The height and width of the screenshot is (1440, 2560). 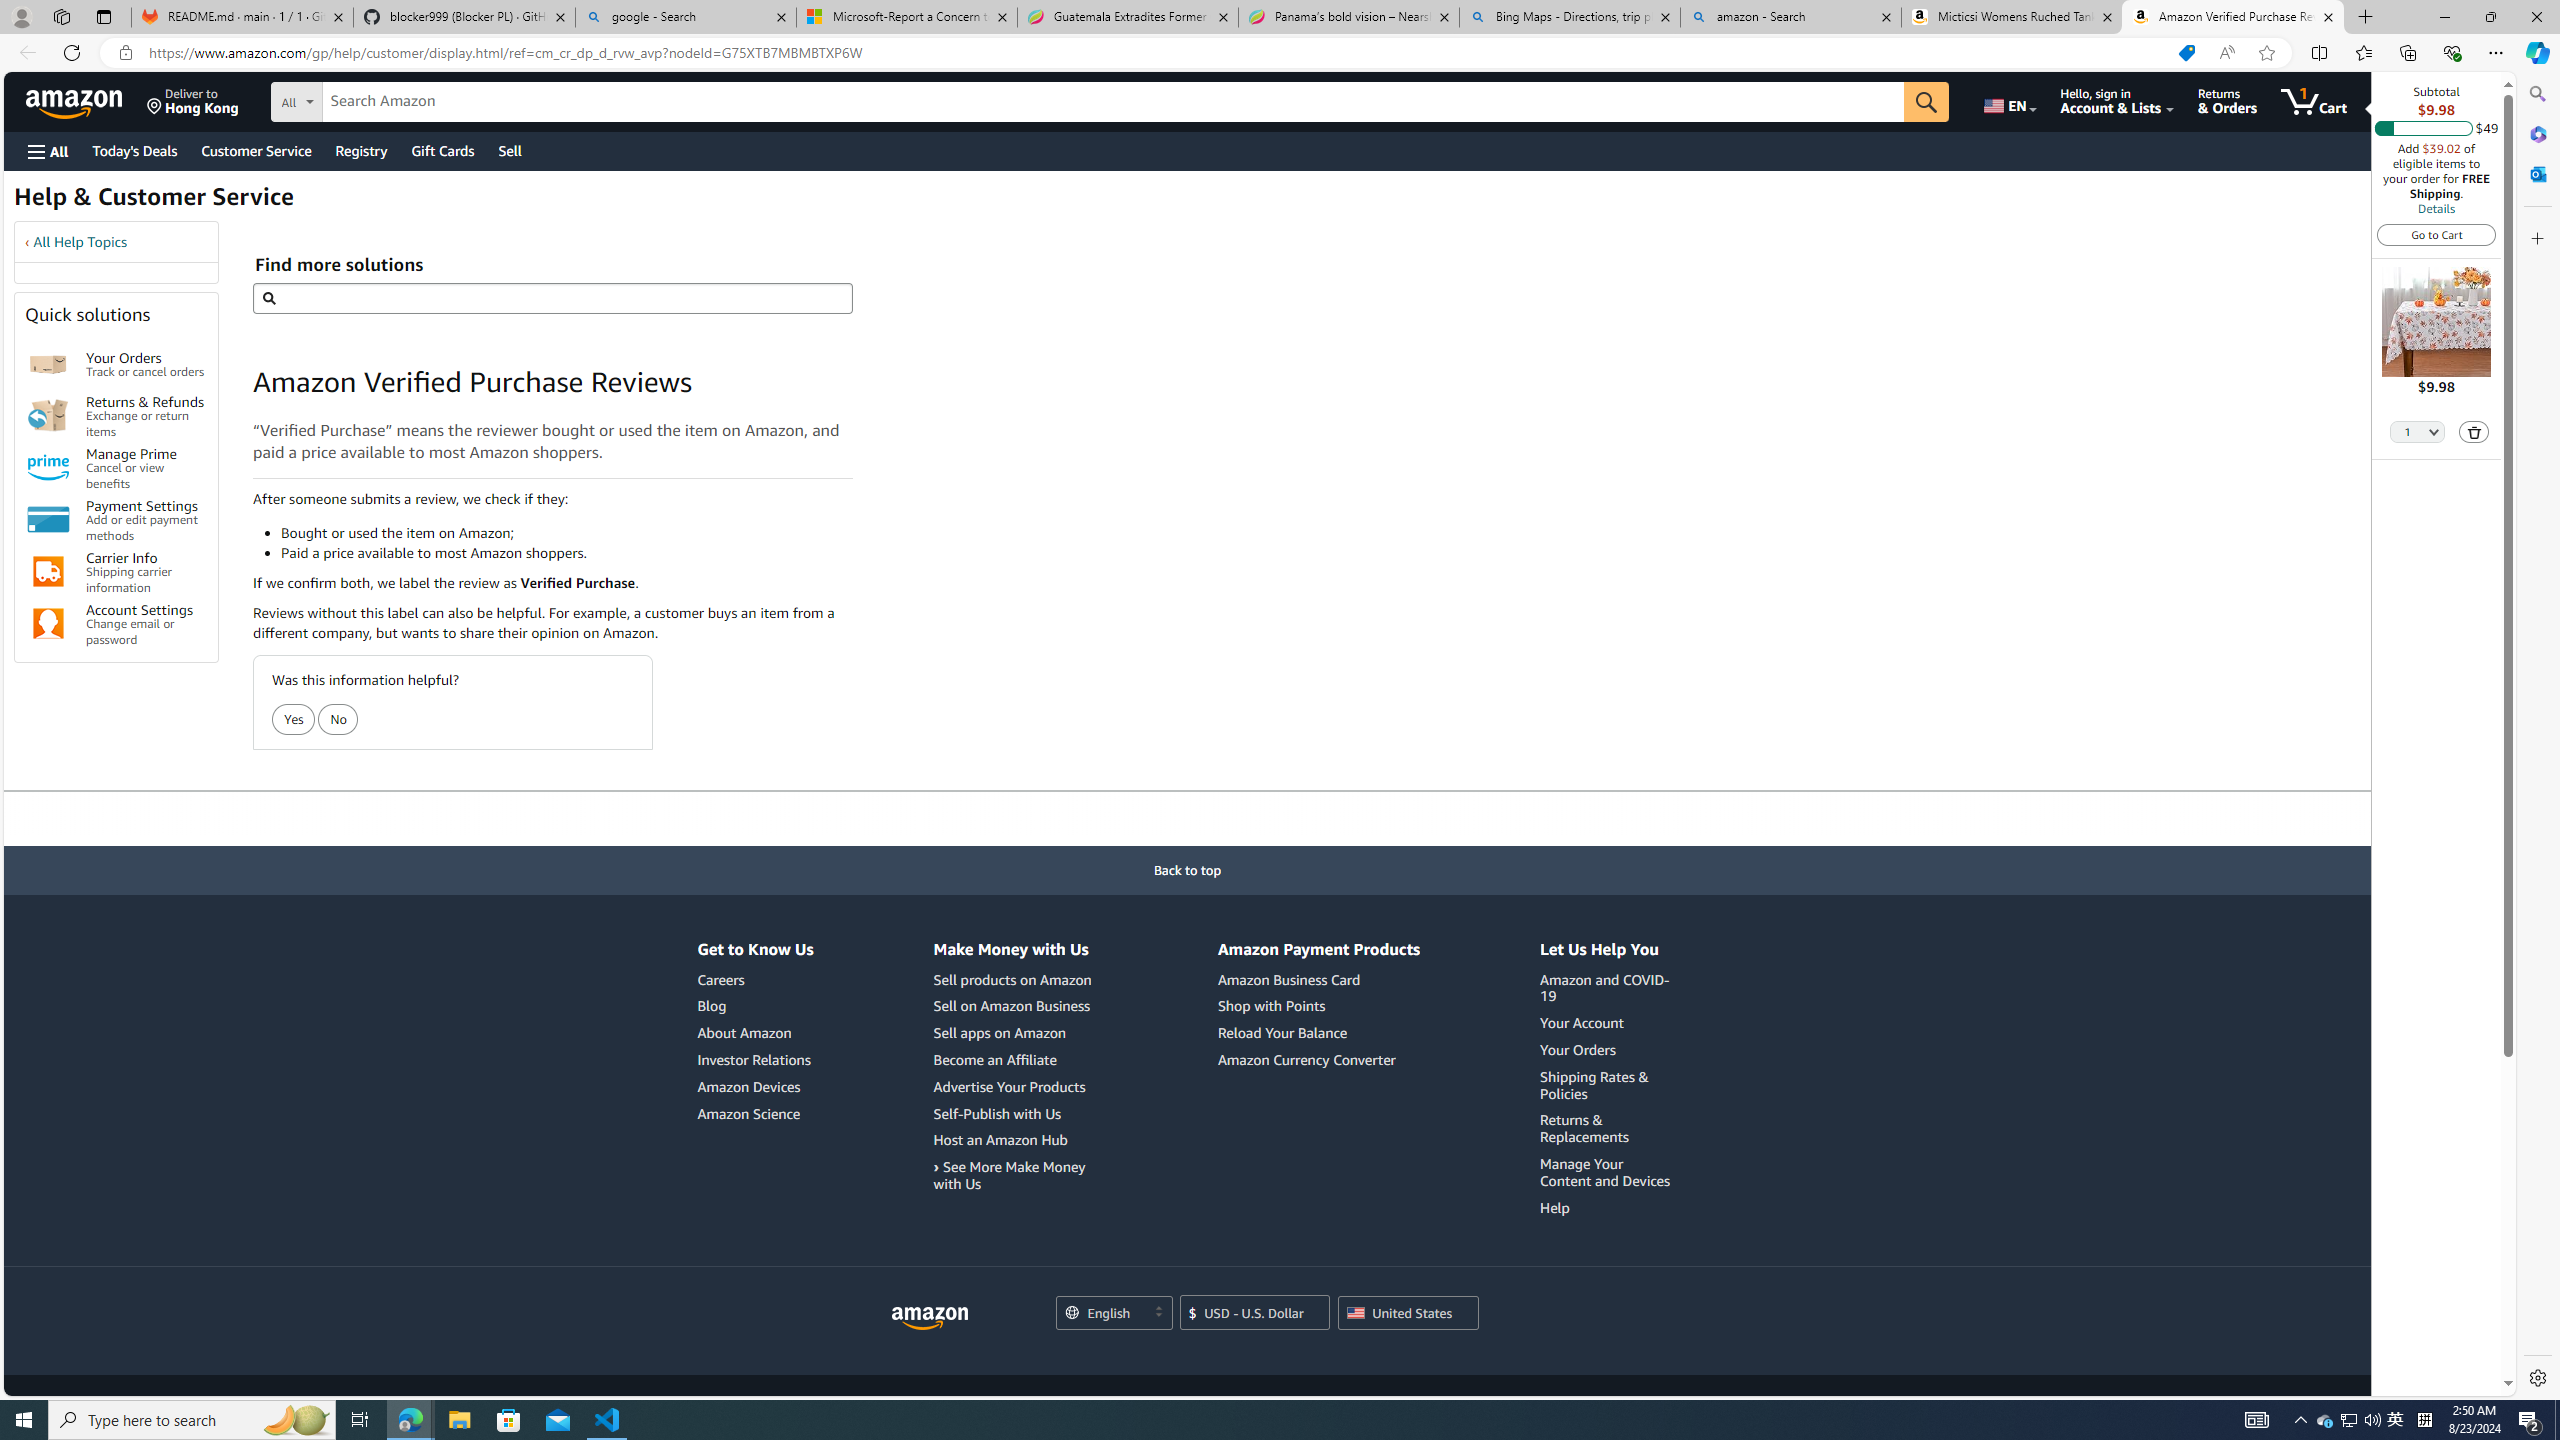 I want to click on 'About Amazon', so click(x=754, y=1033).